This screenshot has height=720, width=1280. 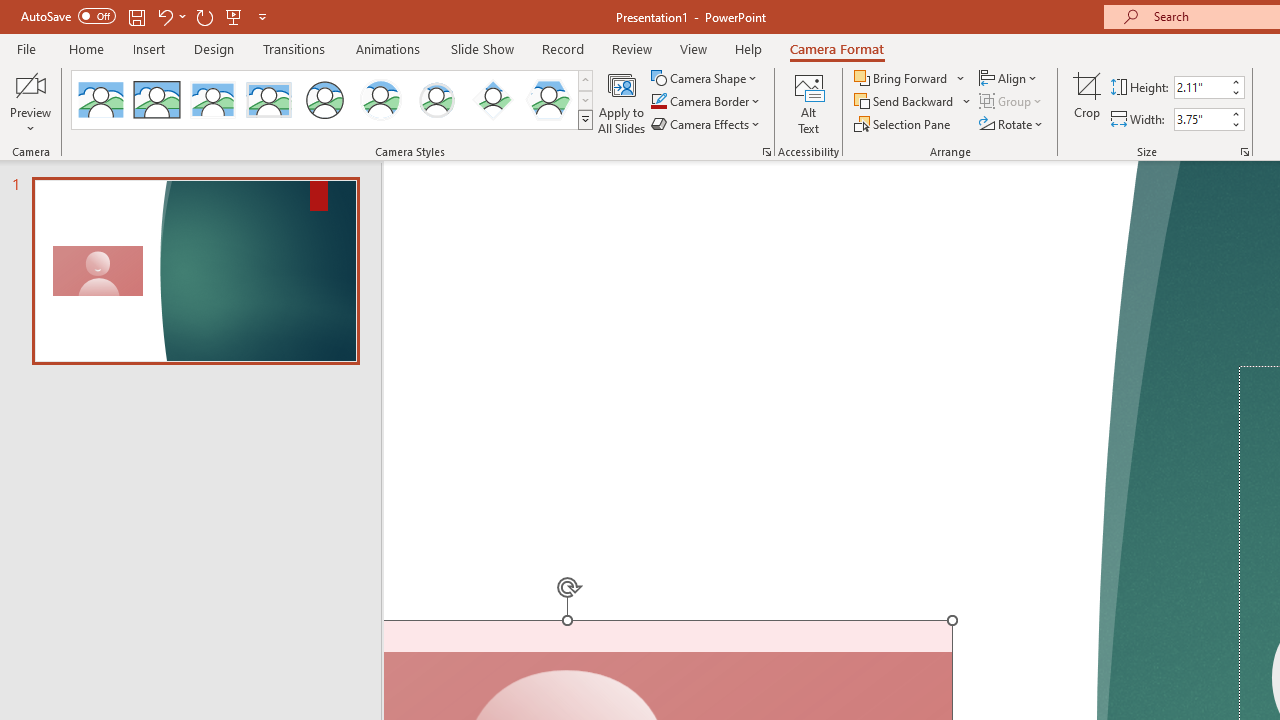 I want to click on 'Less', so click(x=1234, y=124).